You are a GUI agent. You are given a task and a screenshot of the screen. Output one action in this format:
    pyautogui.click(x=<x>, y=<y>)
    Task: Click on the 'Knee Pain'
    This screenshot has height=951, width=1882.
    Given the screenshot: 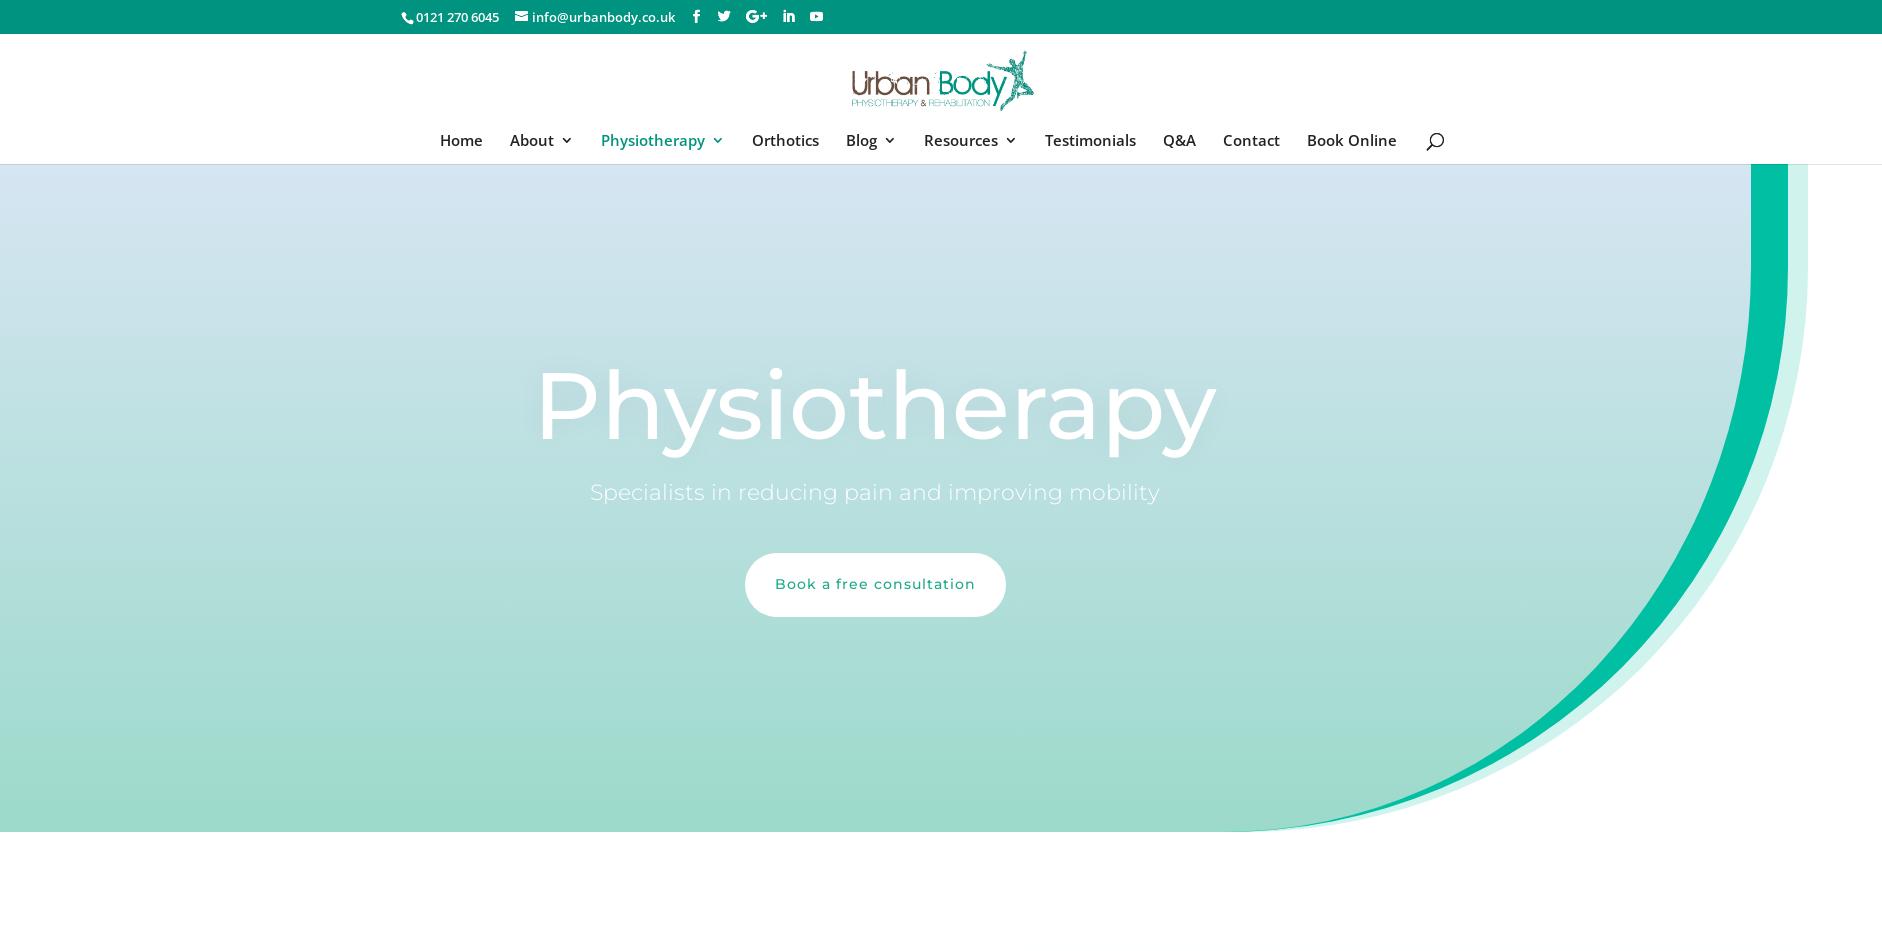 What is the action you would take?
    pyautogui.click(x=677, y=314)
    